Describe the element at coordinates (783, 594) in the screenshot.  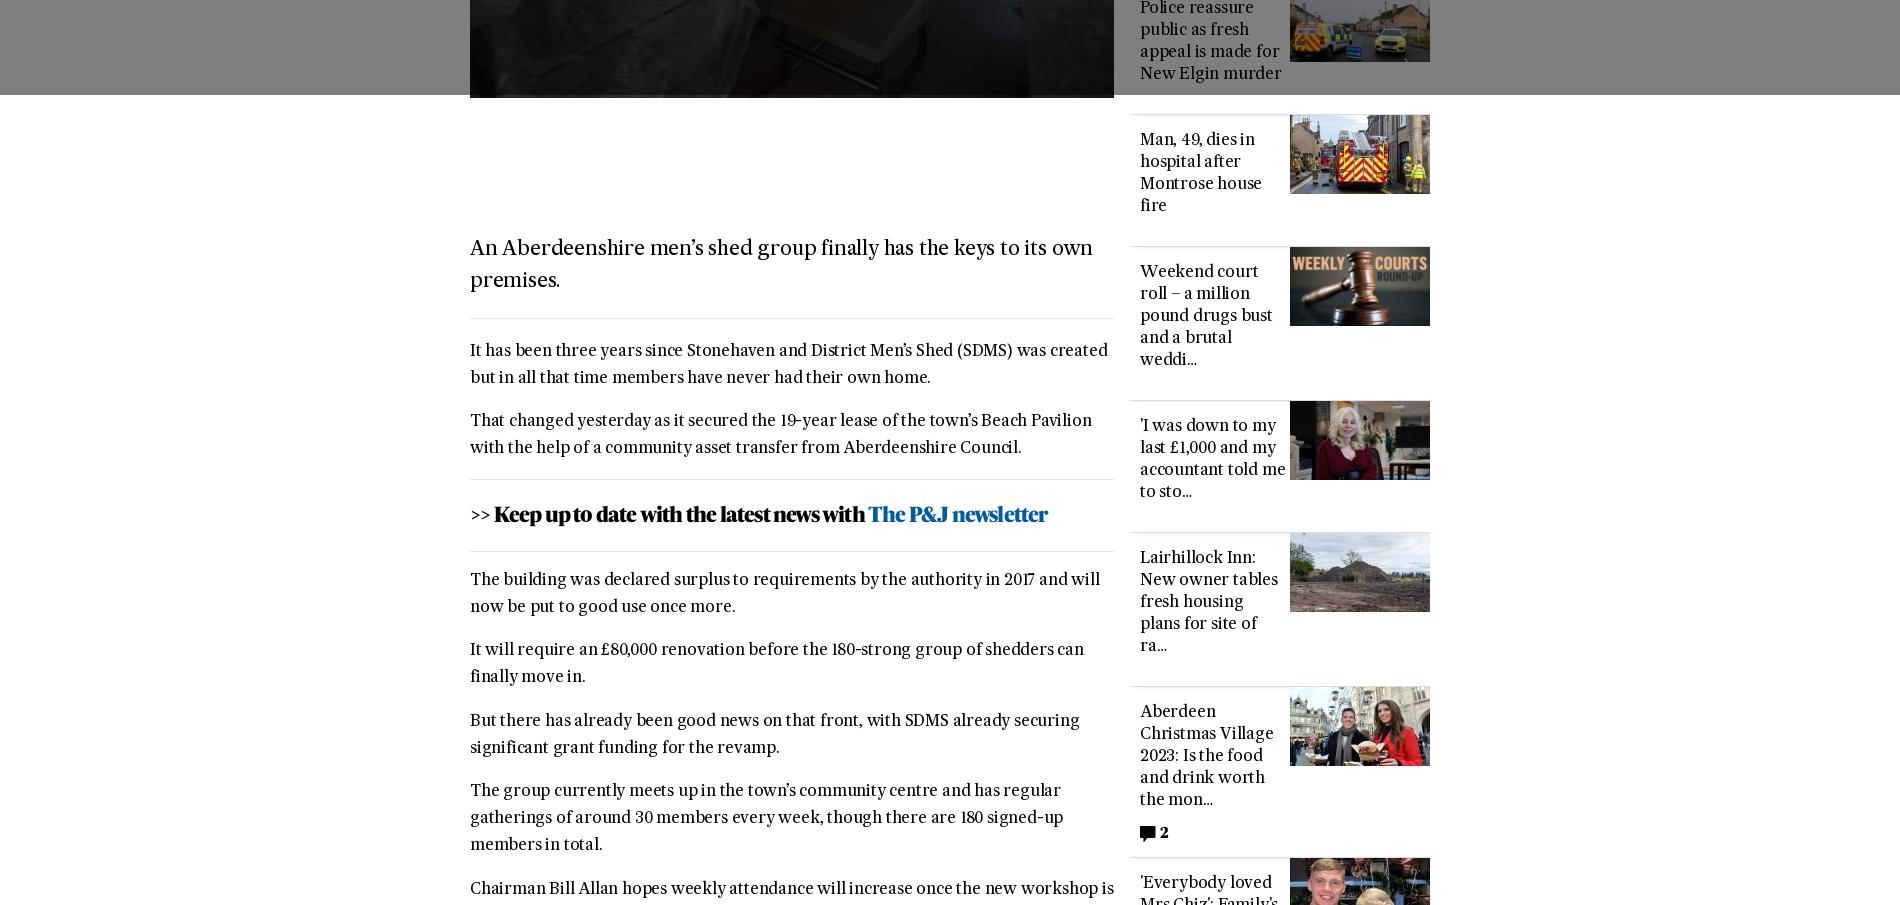
I see `'The building was declared surplus to requirements by the authority in 2017 and will now be put to good use once more.'` at that location.